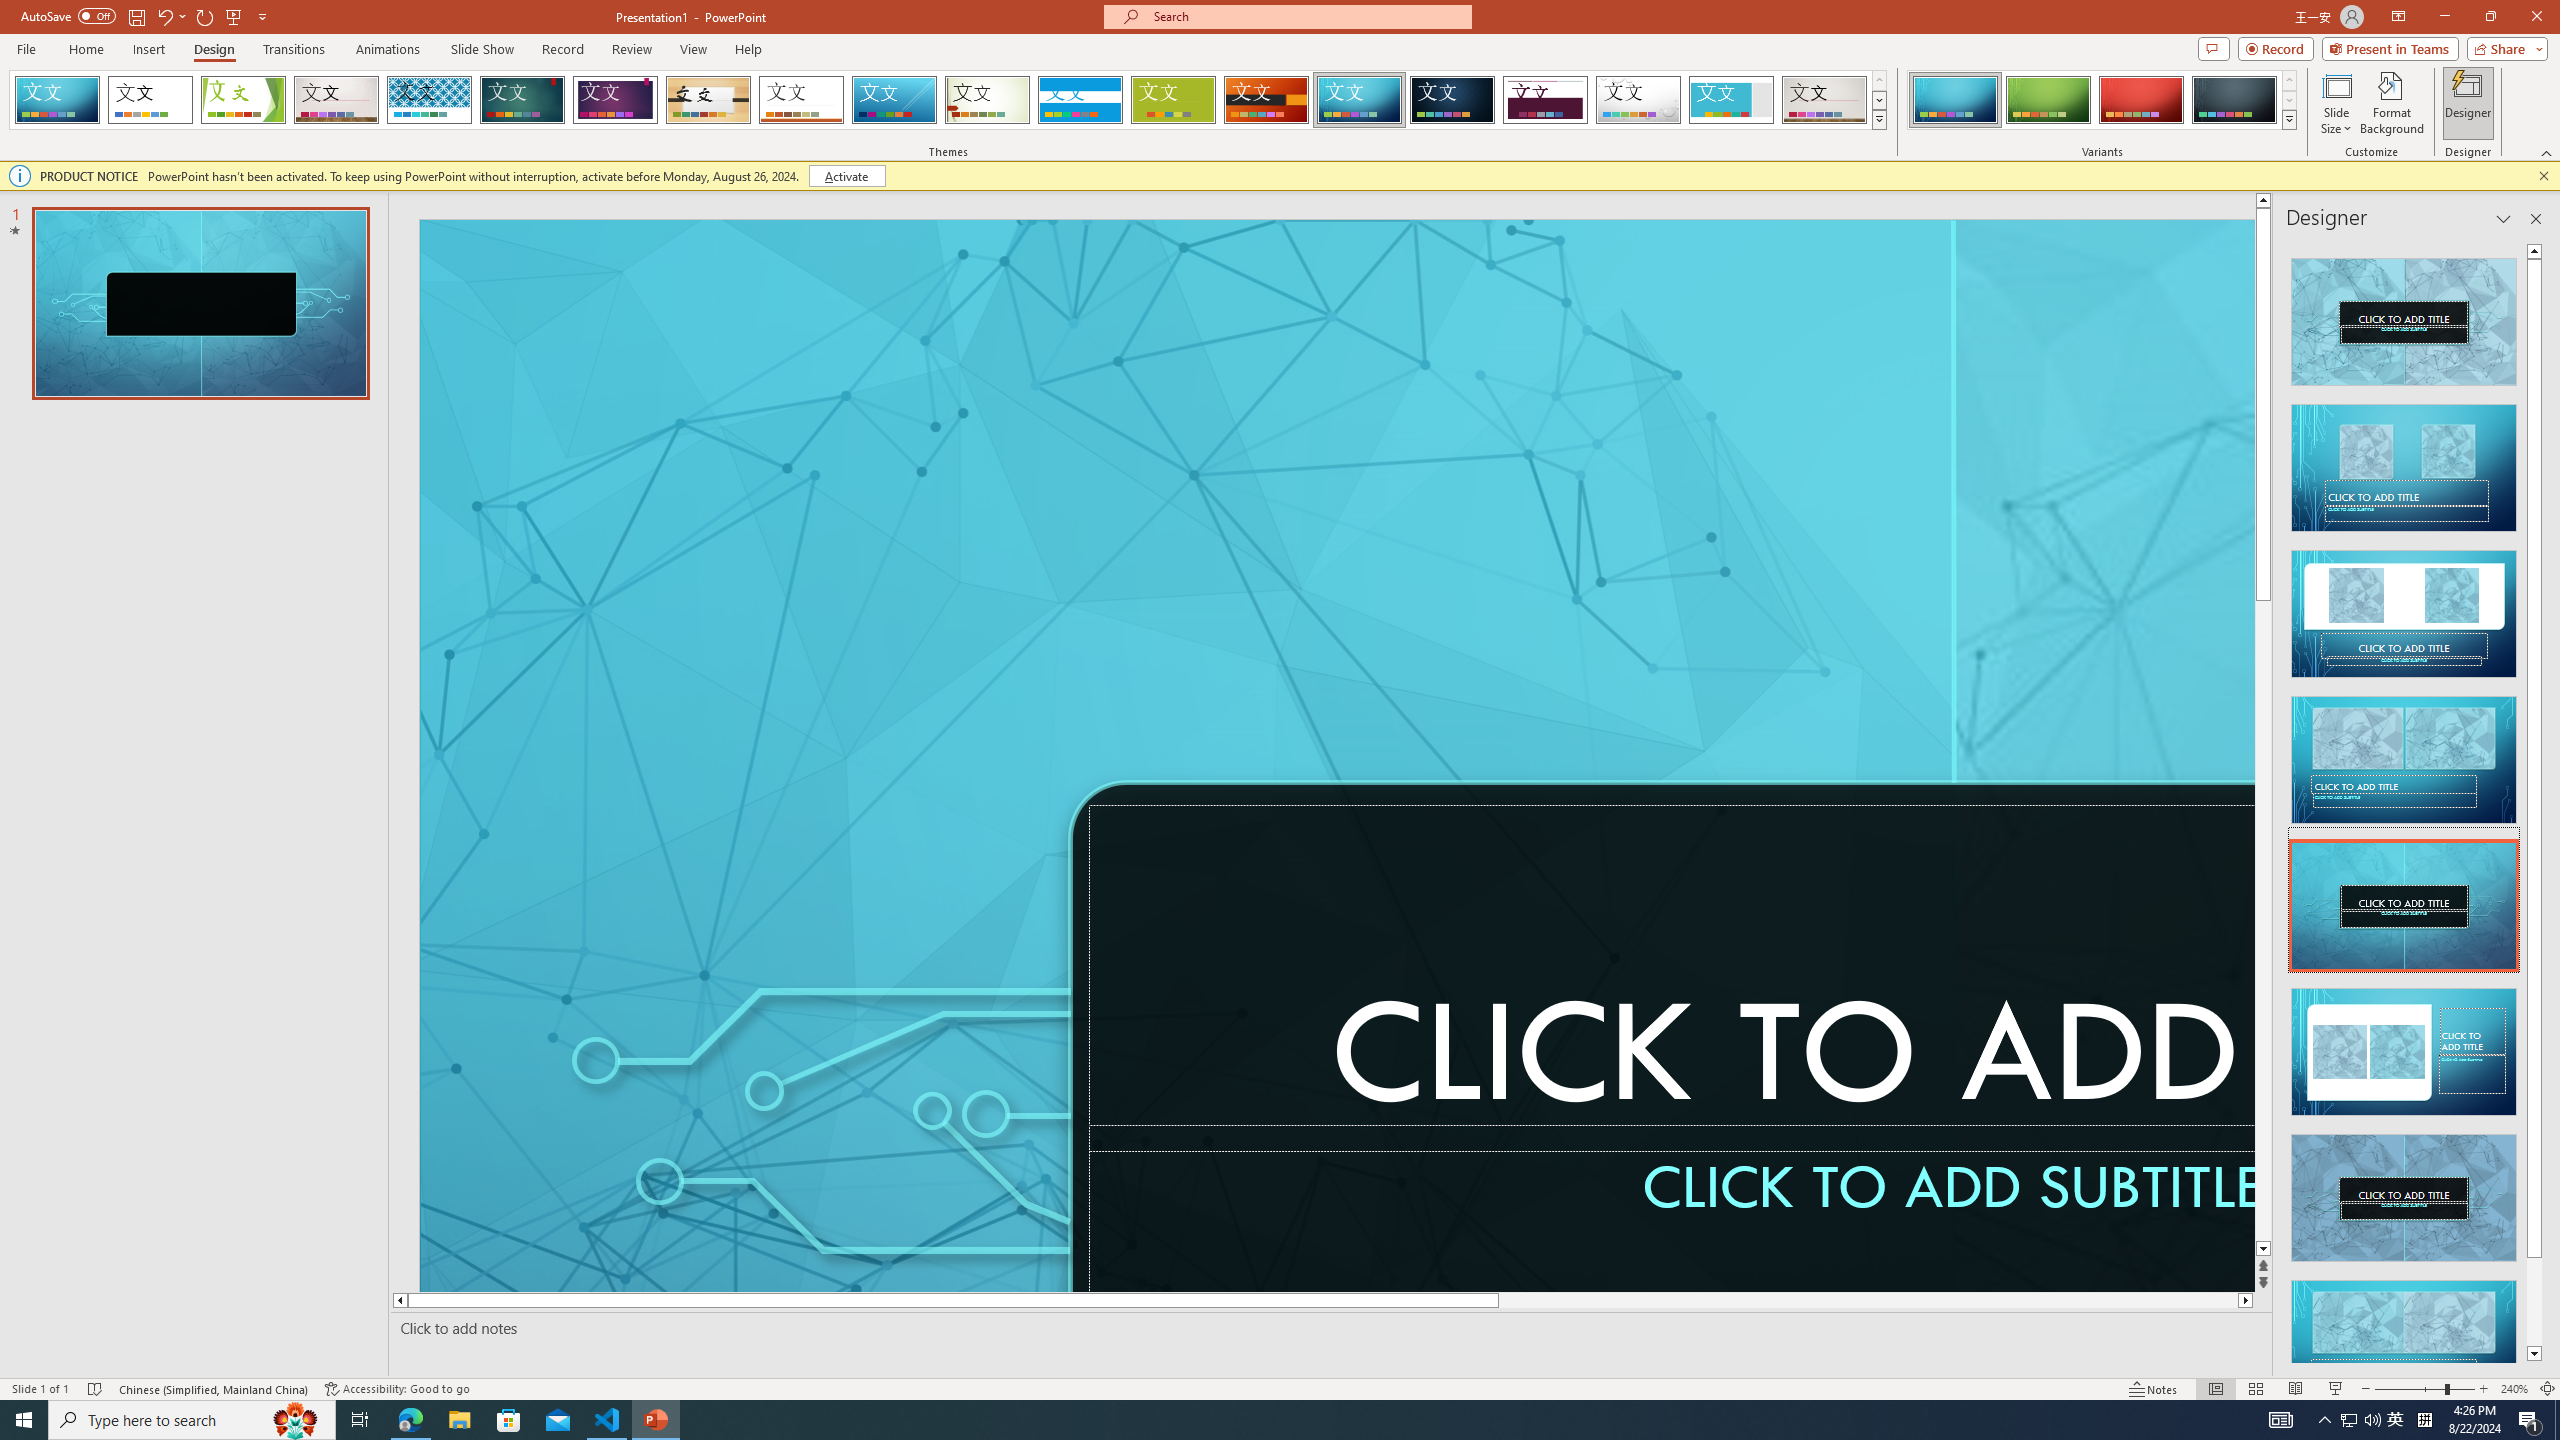  What do you see at coordinates (2047, 99) in the screenshot?
I see `'Circuit Variant 2'` at bounding box center [2047, 99].